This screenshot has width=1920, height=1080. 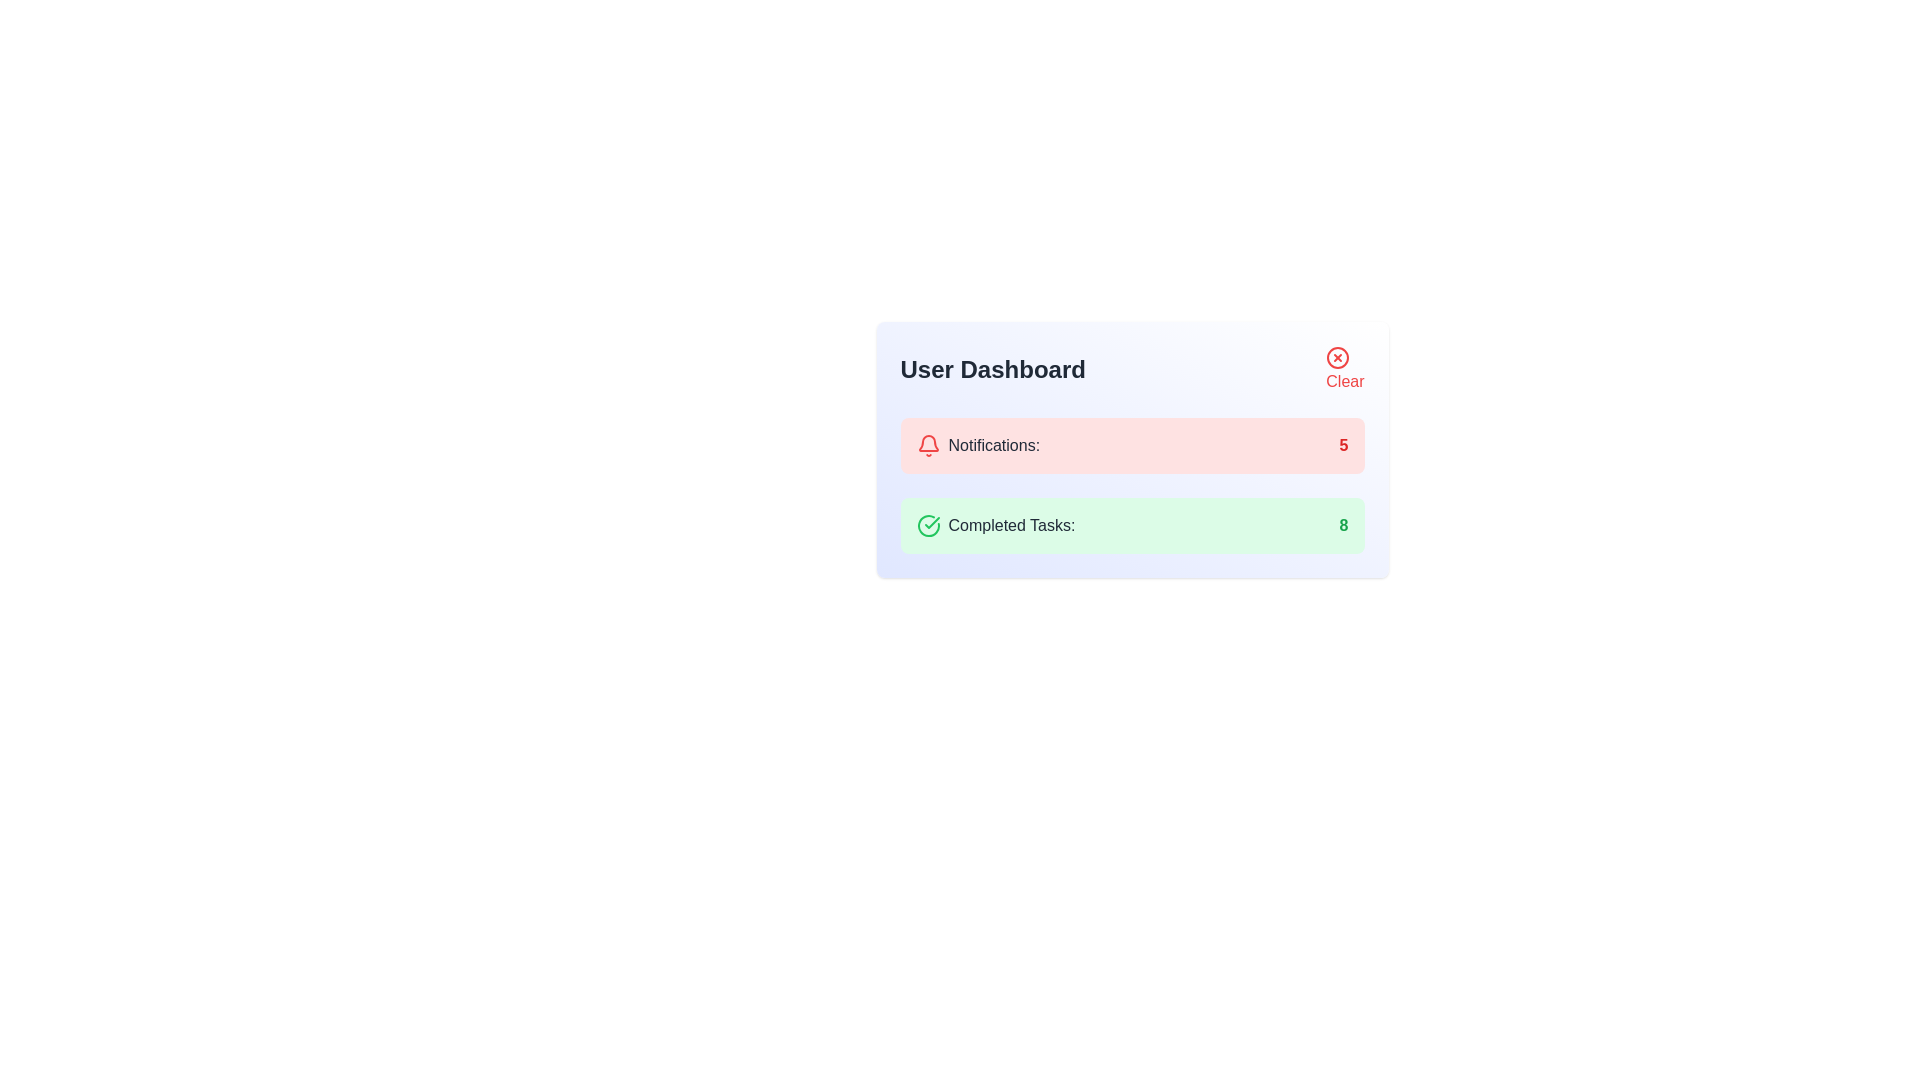 What do you see at coordinates (1344, 445) in the screenshot?
I see `bold red number '5' displayed prominently in the notification box, aligned to the right next to the label 'Notifications:'` at bounding box center [1344, 445].